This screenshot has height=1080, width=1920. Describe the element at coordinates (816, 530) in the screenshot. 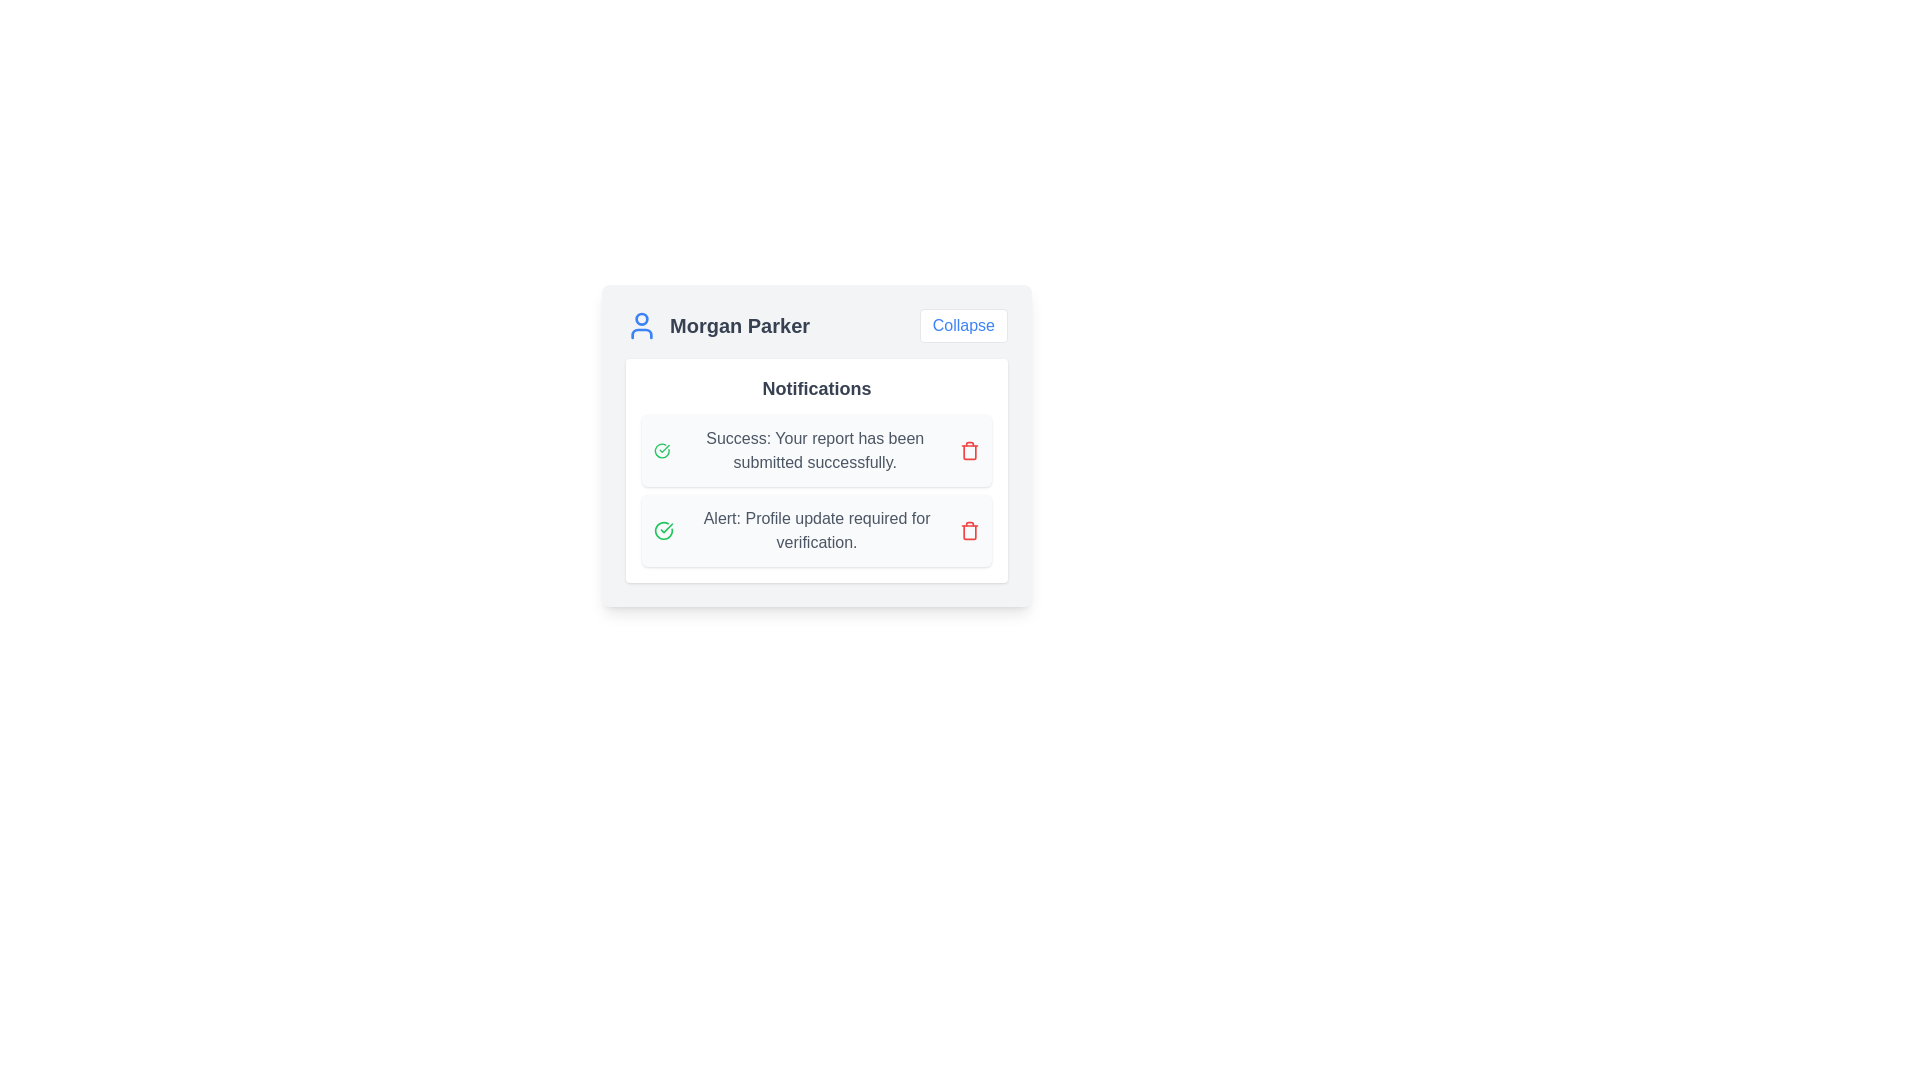

I see `the second Informational Notification Entry containing the alert message 'Alert: Profile update required for verification.'` at that location.